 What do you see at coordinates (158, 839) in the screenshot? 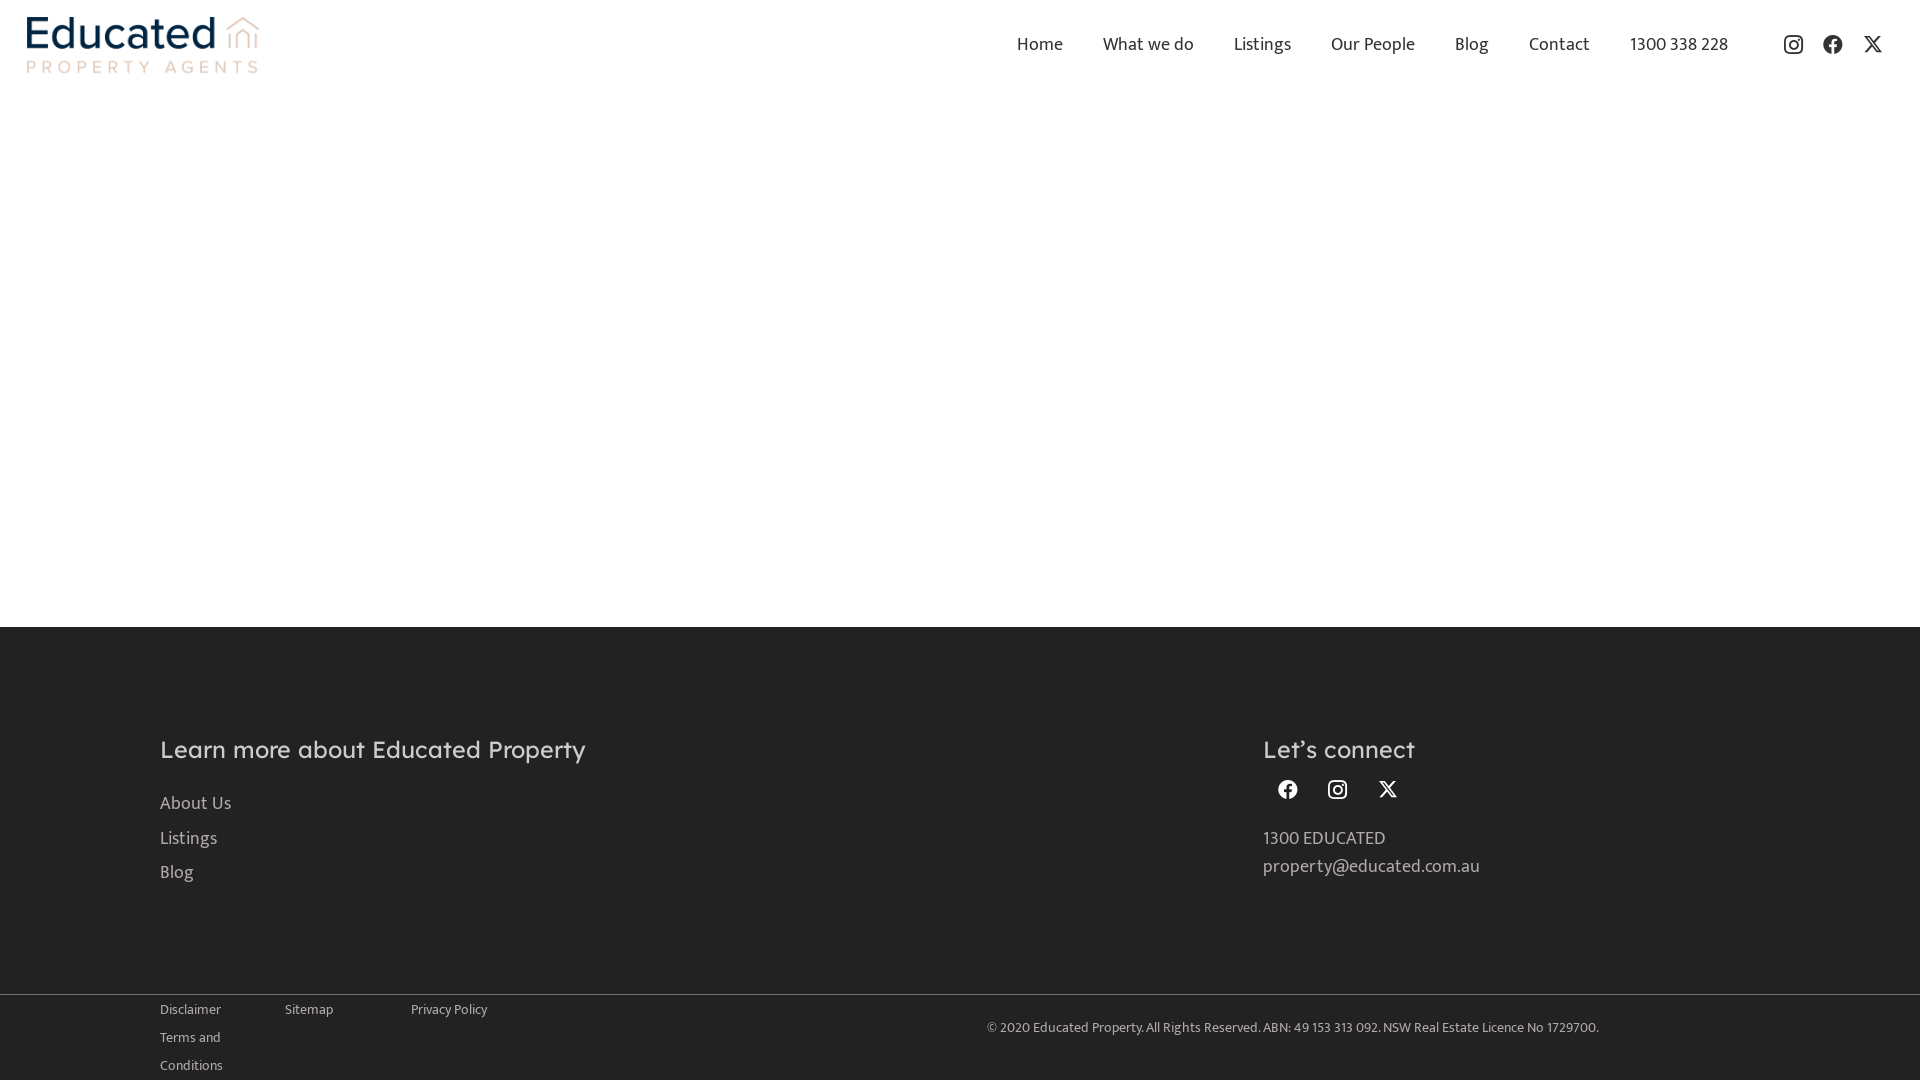
I see `'Listings'` at bounding box center [158, 839].